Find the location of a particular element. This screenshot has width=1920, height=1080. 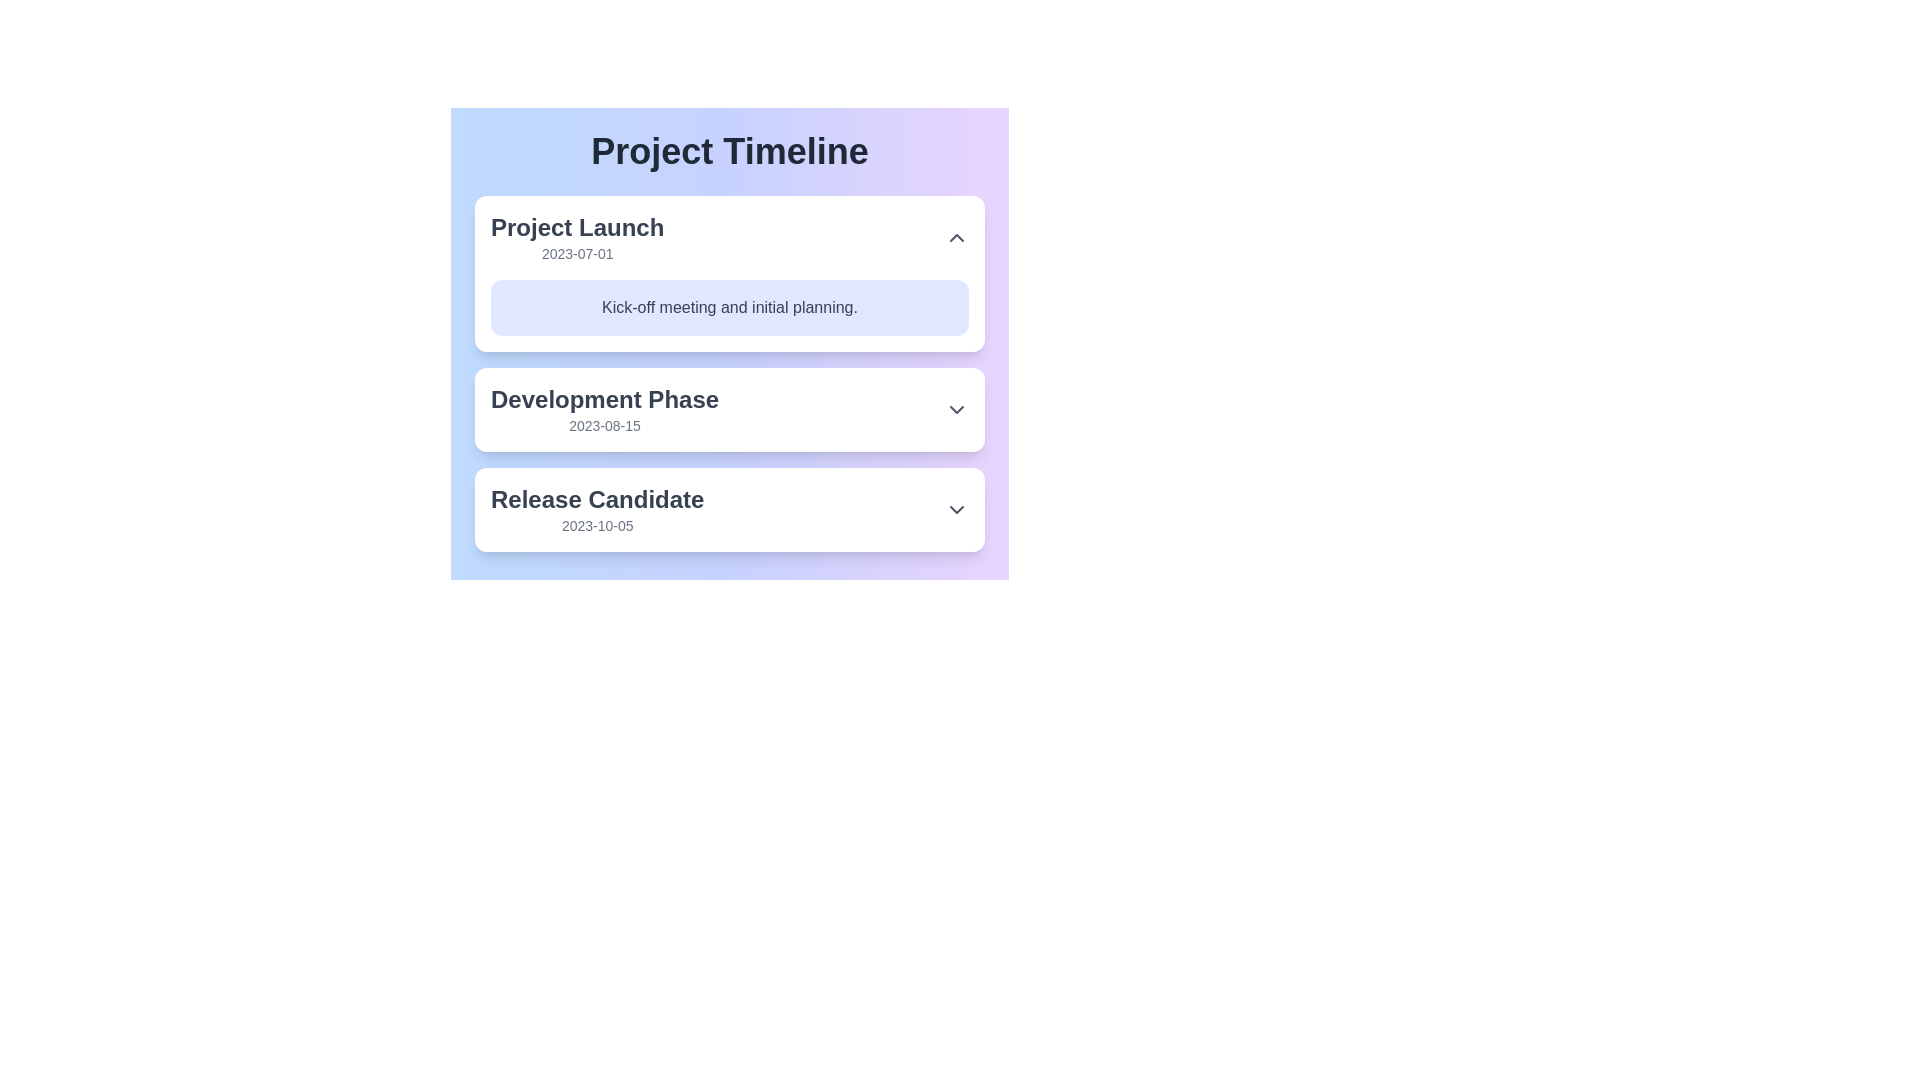

the gray downward-pointing chevron icon located to the far right of the 'Release Candidate' text in the card labeled 'Release Candidate' is located at coordinates (955, 508).